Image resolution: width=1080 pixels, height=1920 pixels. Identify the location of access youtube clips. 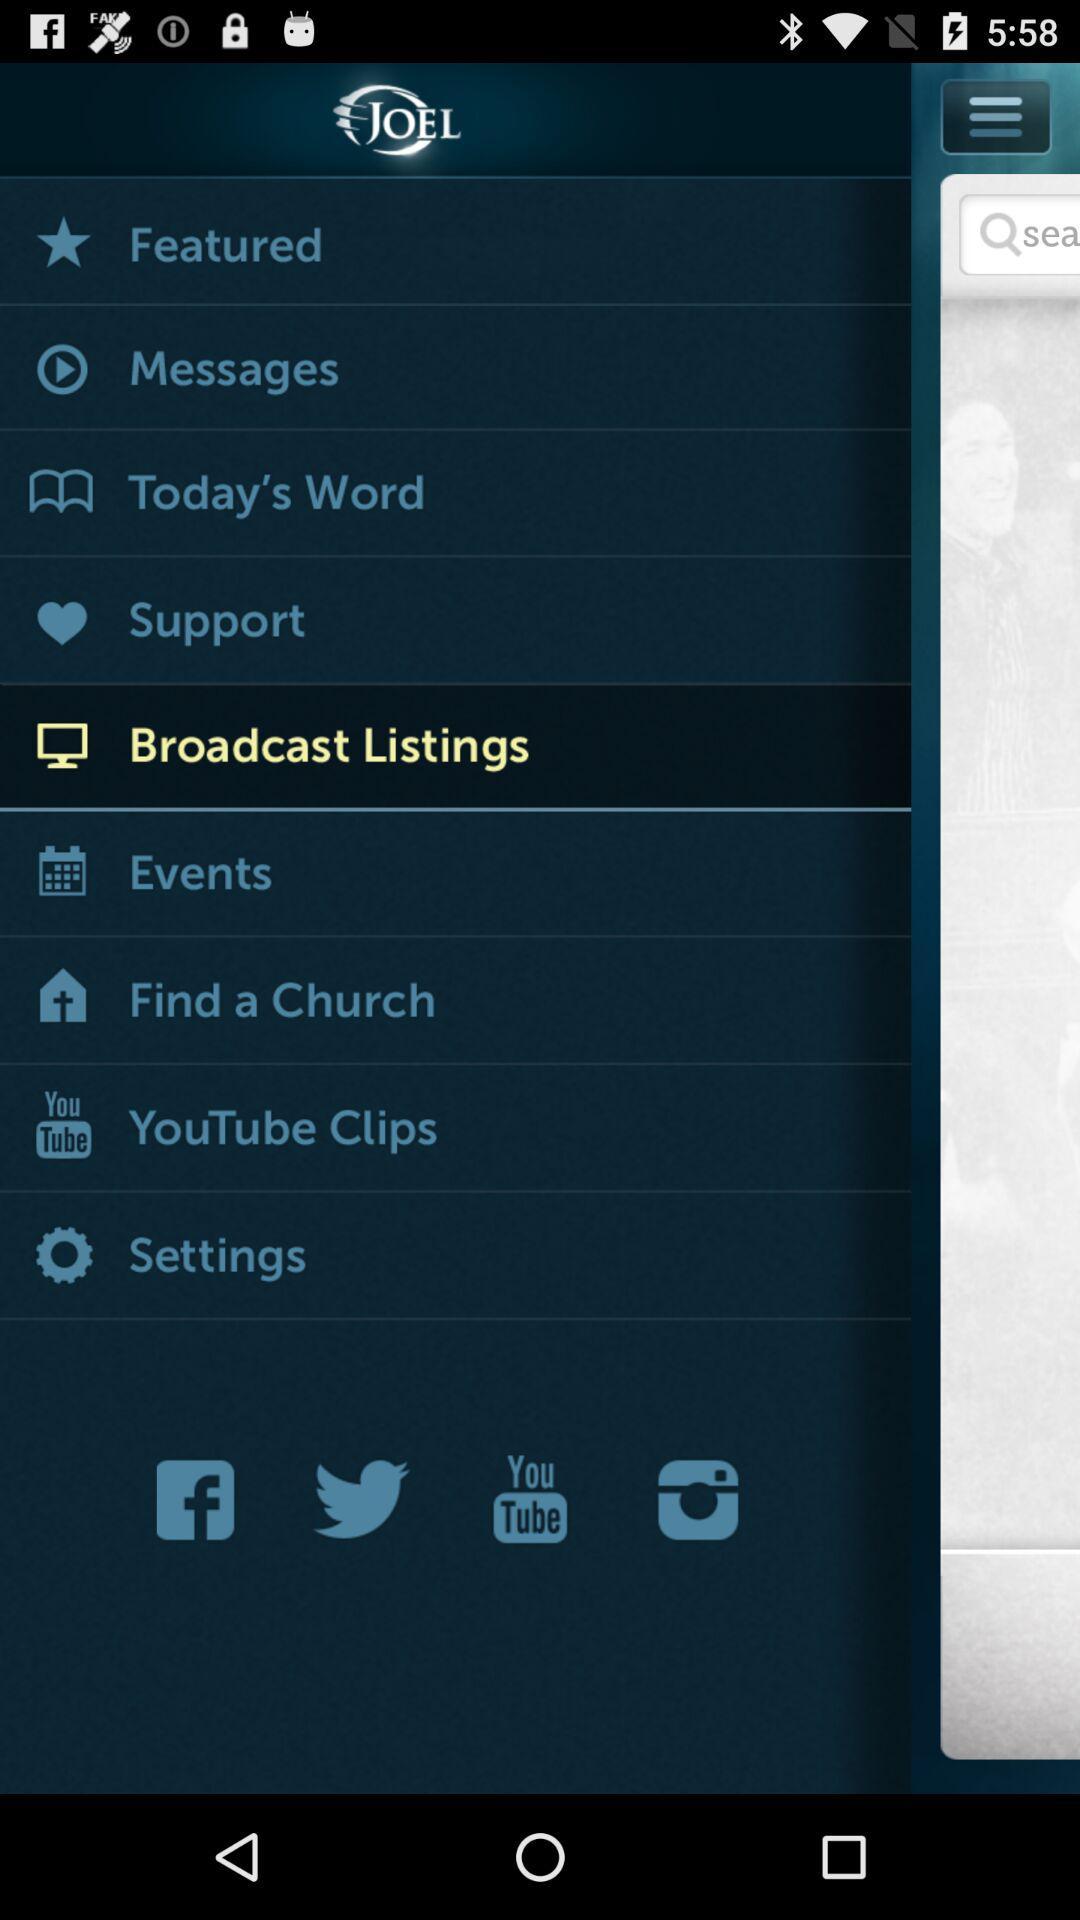
(455, 1130).